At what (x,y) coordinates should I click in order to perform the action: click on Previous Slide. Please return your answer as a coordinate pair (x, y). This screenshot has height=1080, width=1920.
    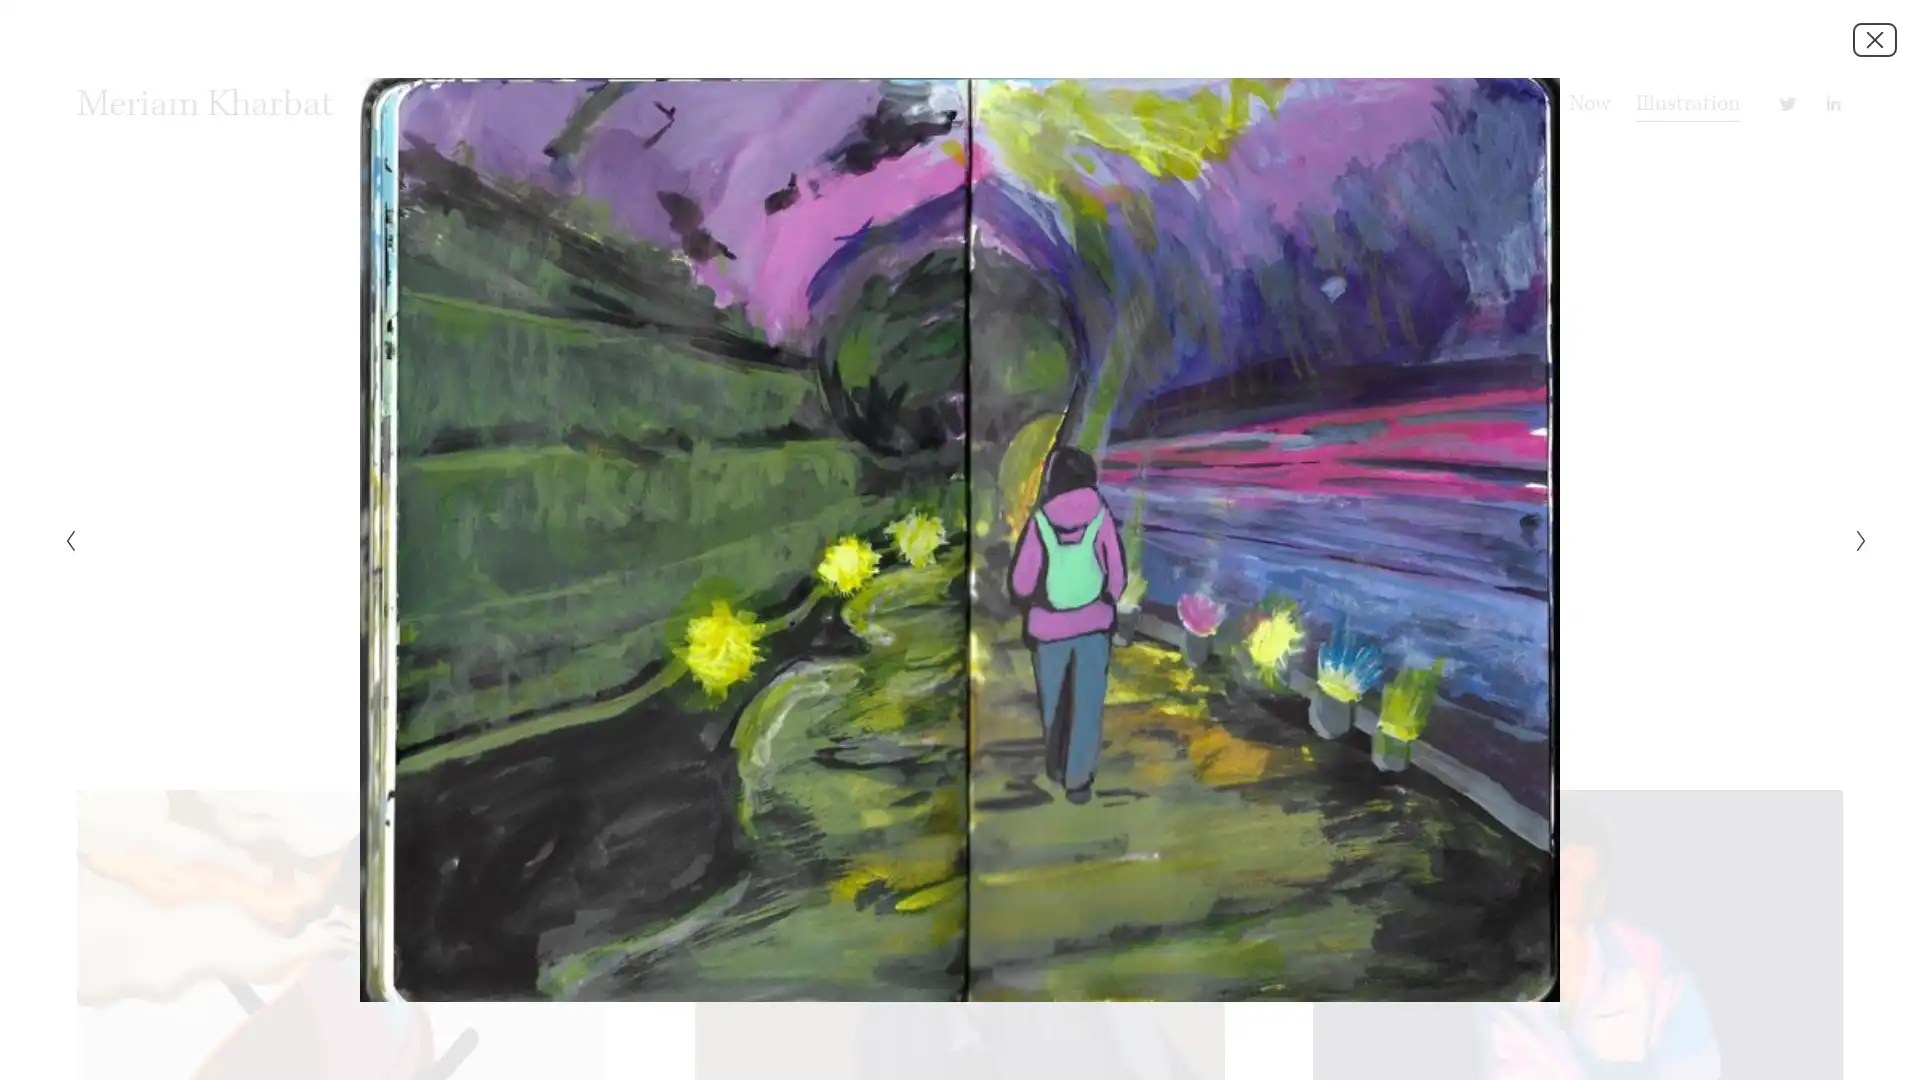
    Looking at the image, I should click on (63, 540).